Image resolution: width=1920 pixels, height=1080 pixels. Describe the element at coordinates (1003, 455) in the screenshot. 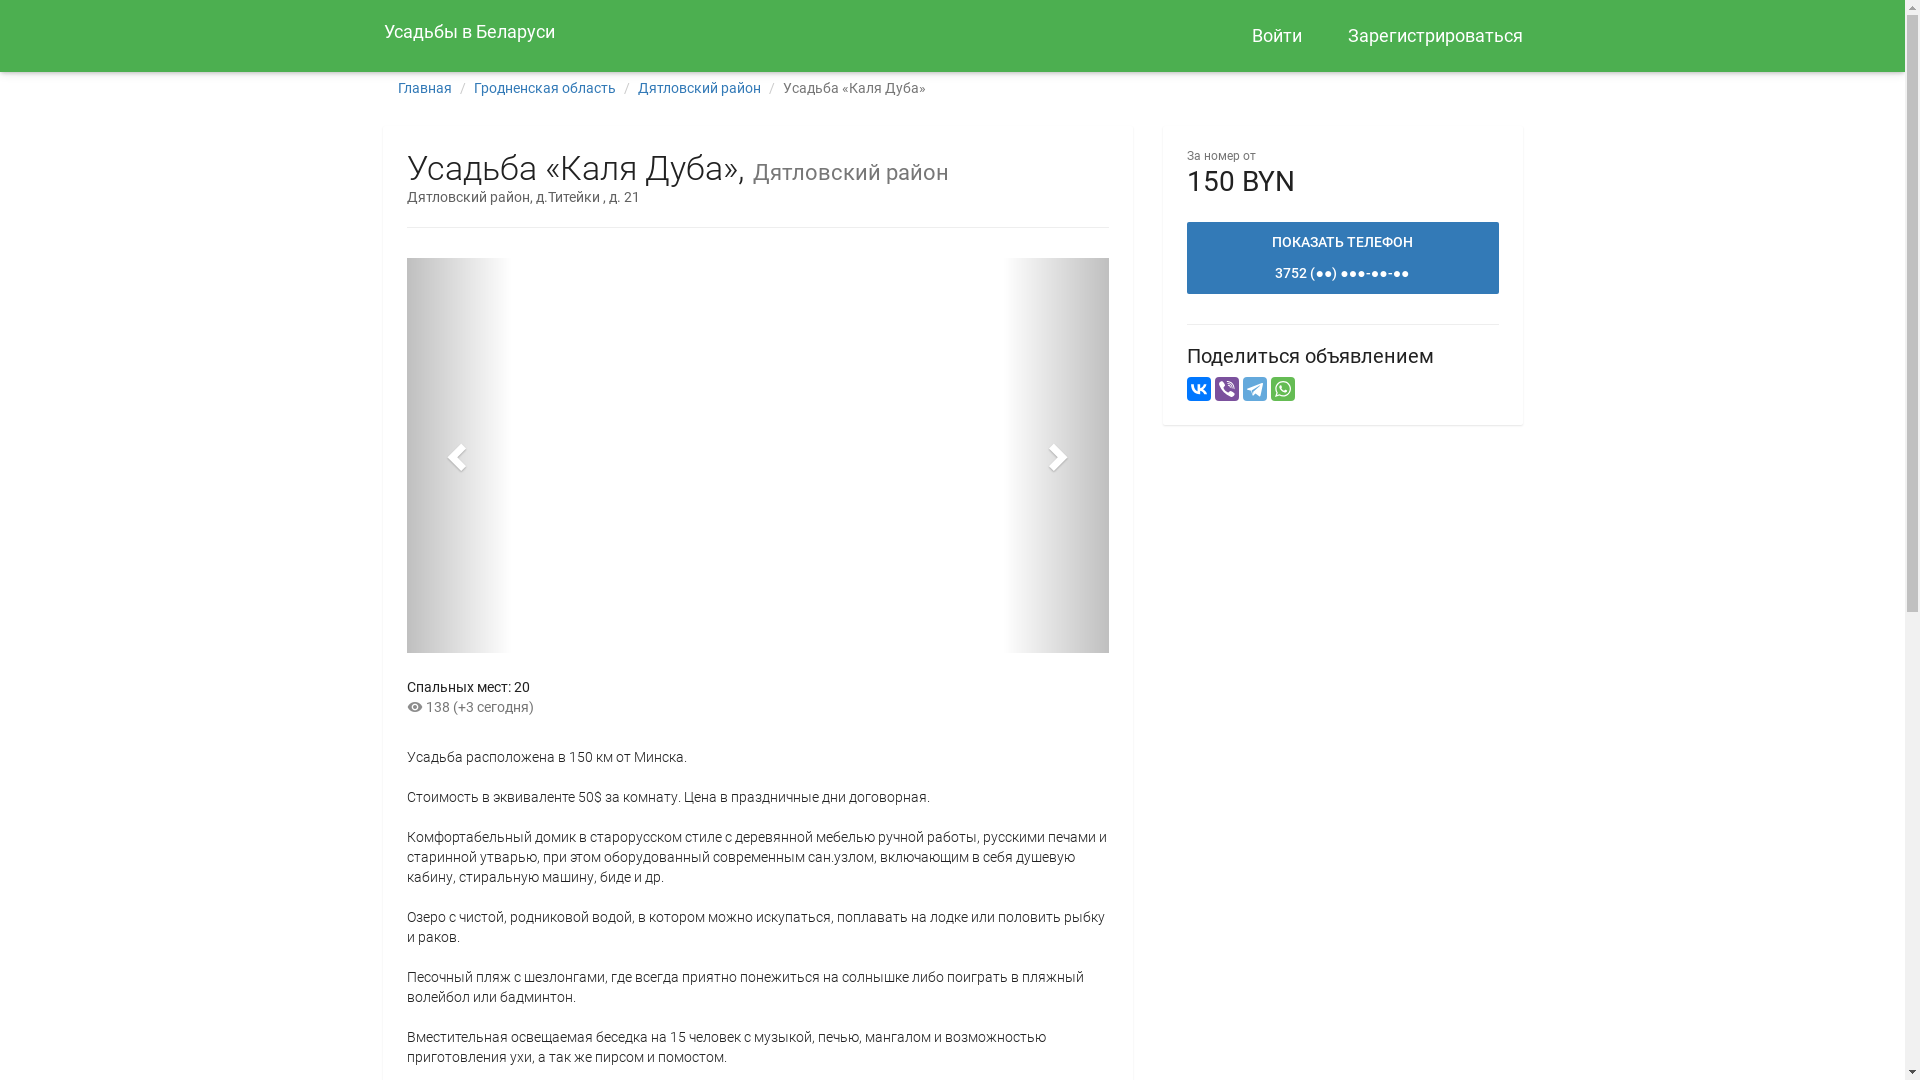

I see `'Next'` at that location.